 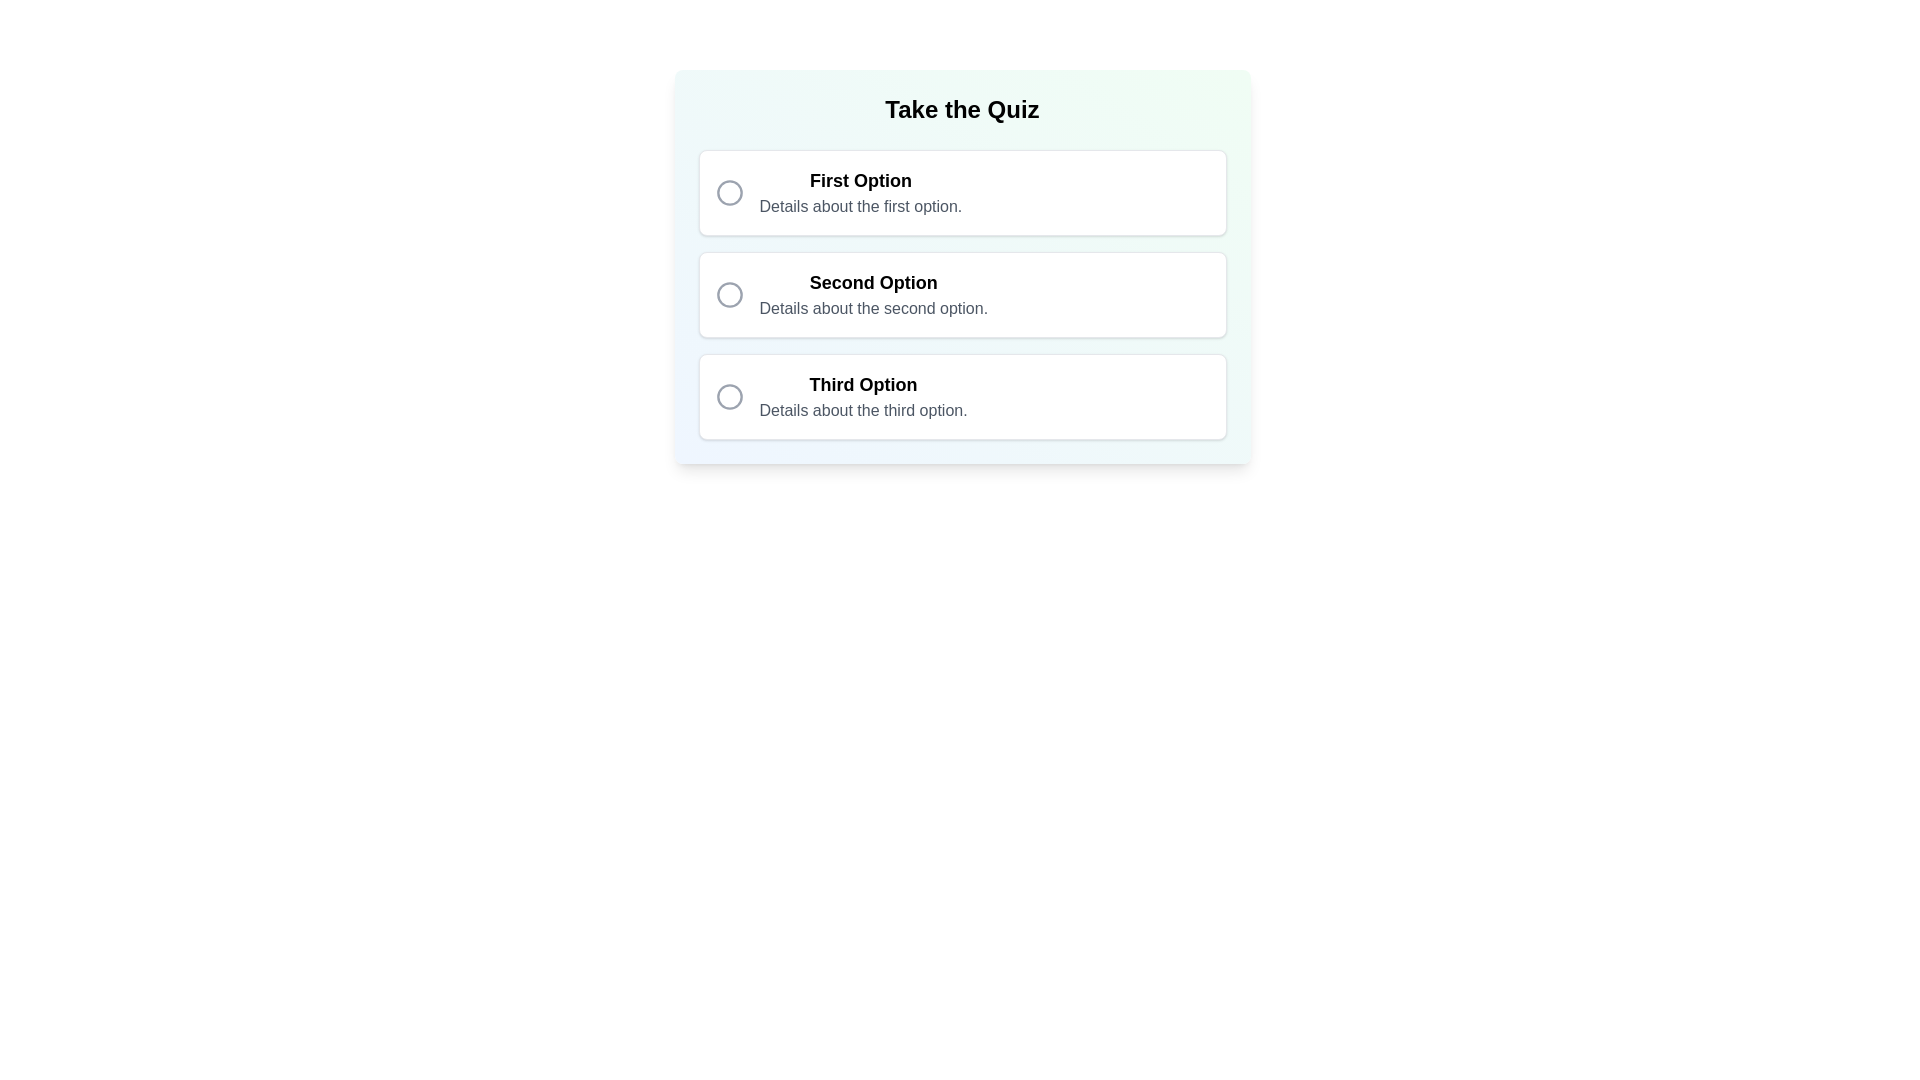 I want to click on the second circular icon representing a selection indicator in the radio button group for the quiz option, so click(x=728, y=294).